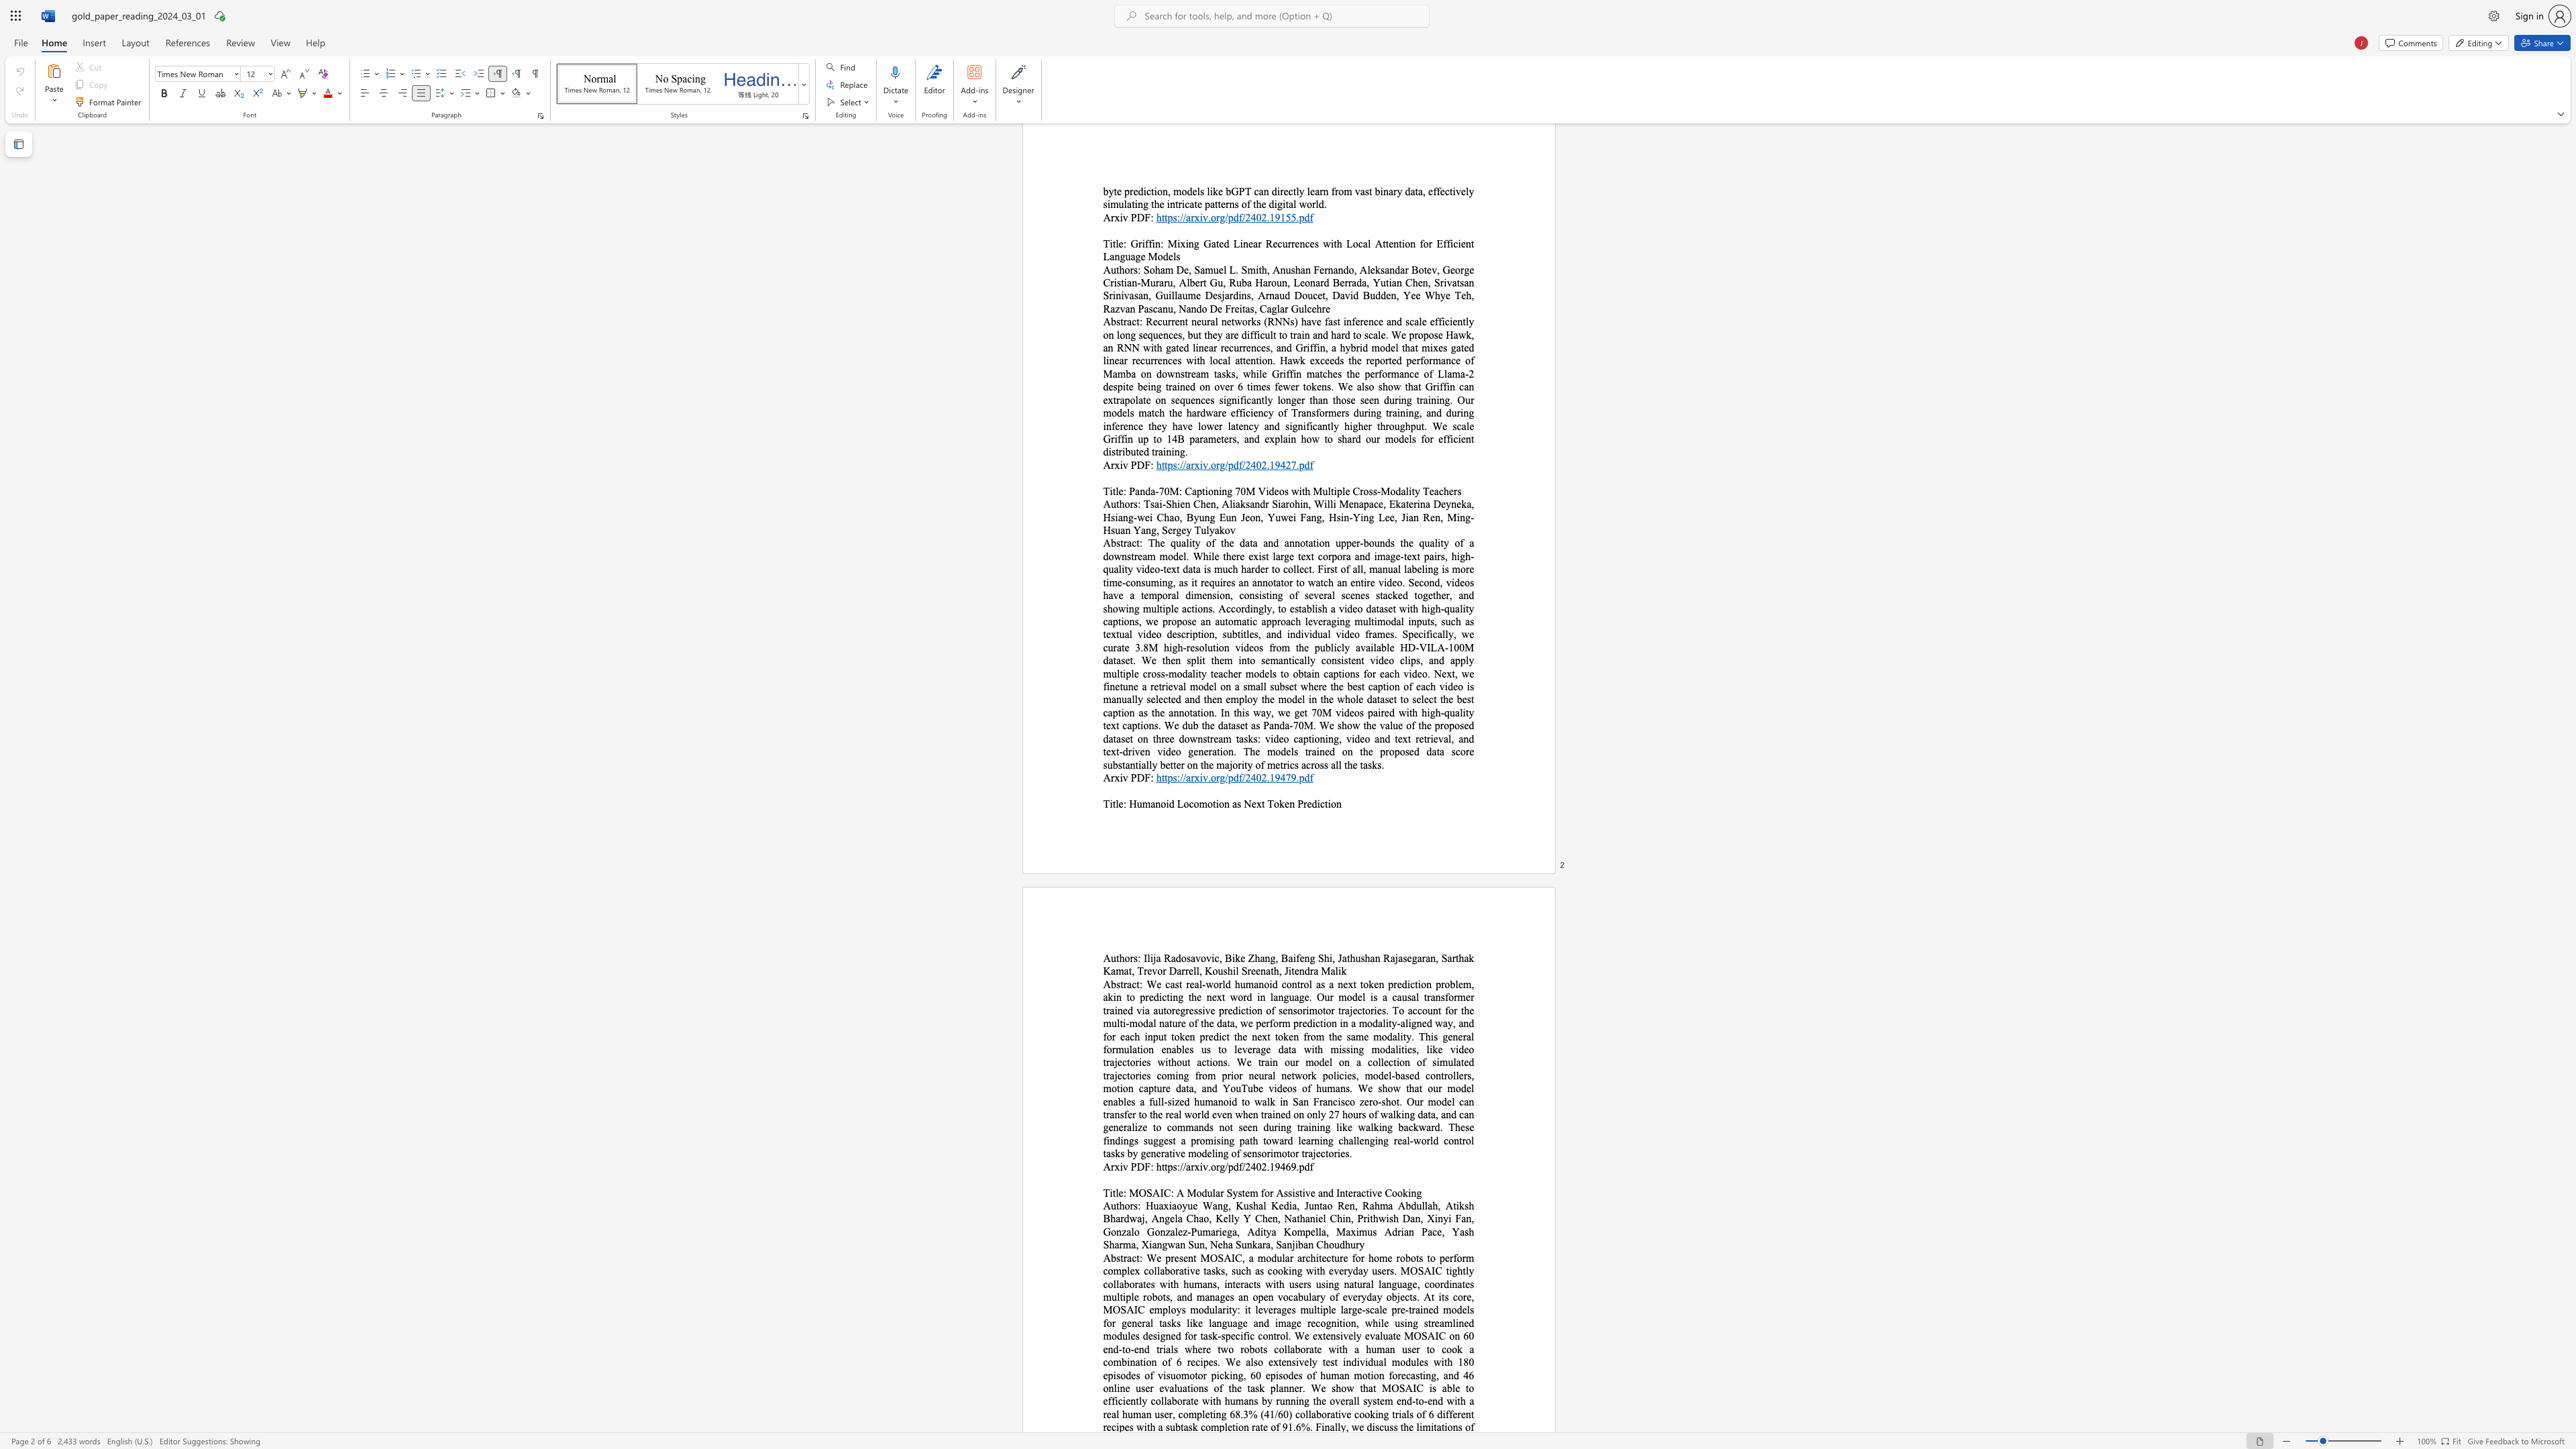  I want to click on the subset text "st" within the text "MOSAIC: A Modular System for Assistive and Interactive Cooking", so click(1237, 1191).